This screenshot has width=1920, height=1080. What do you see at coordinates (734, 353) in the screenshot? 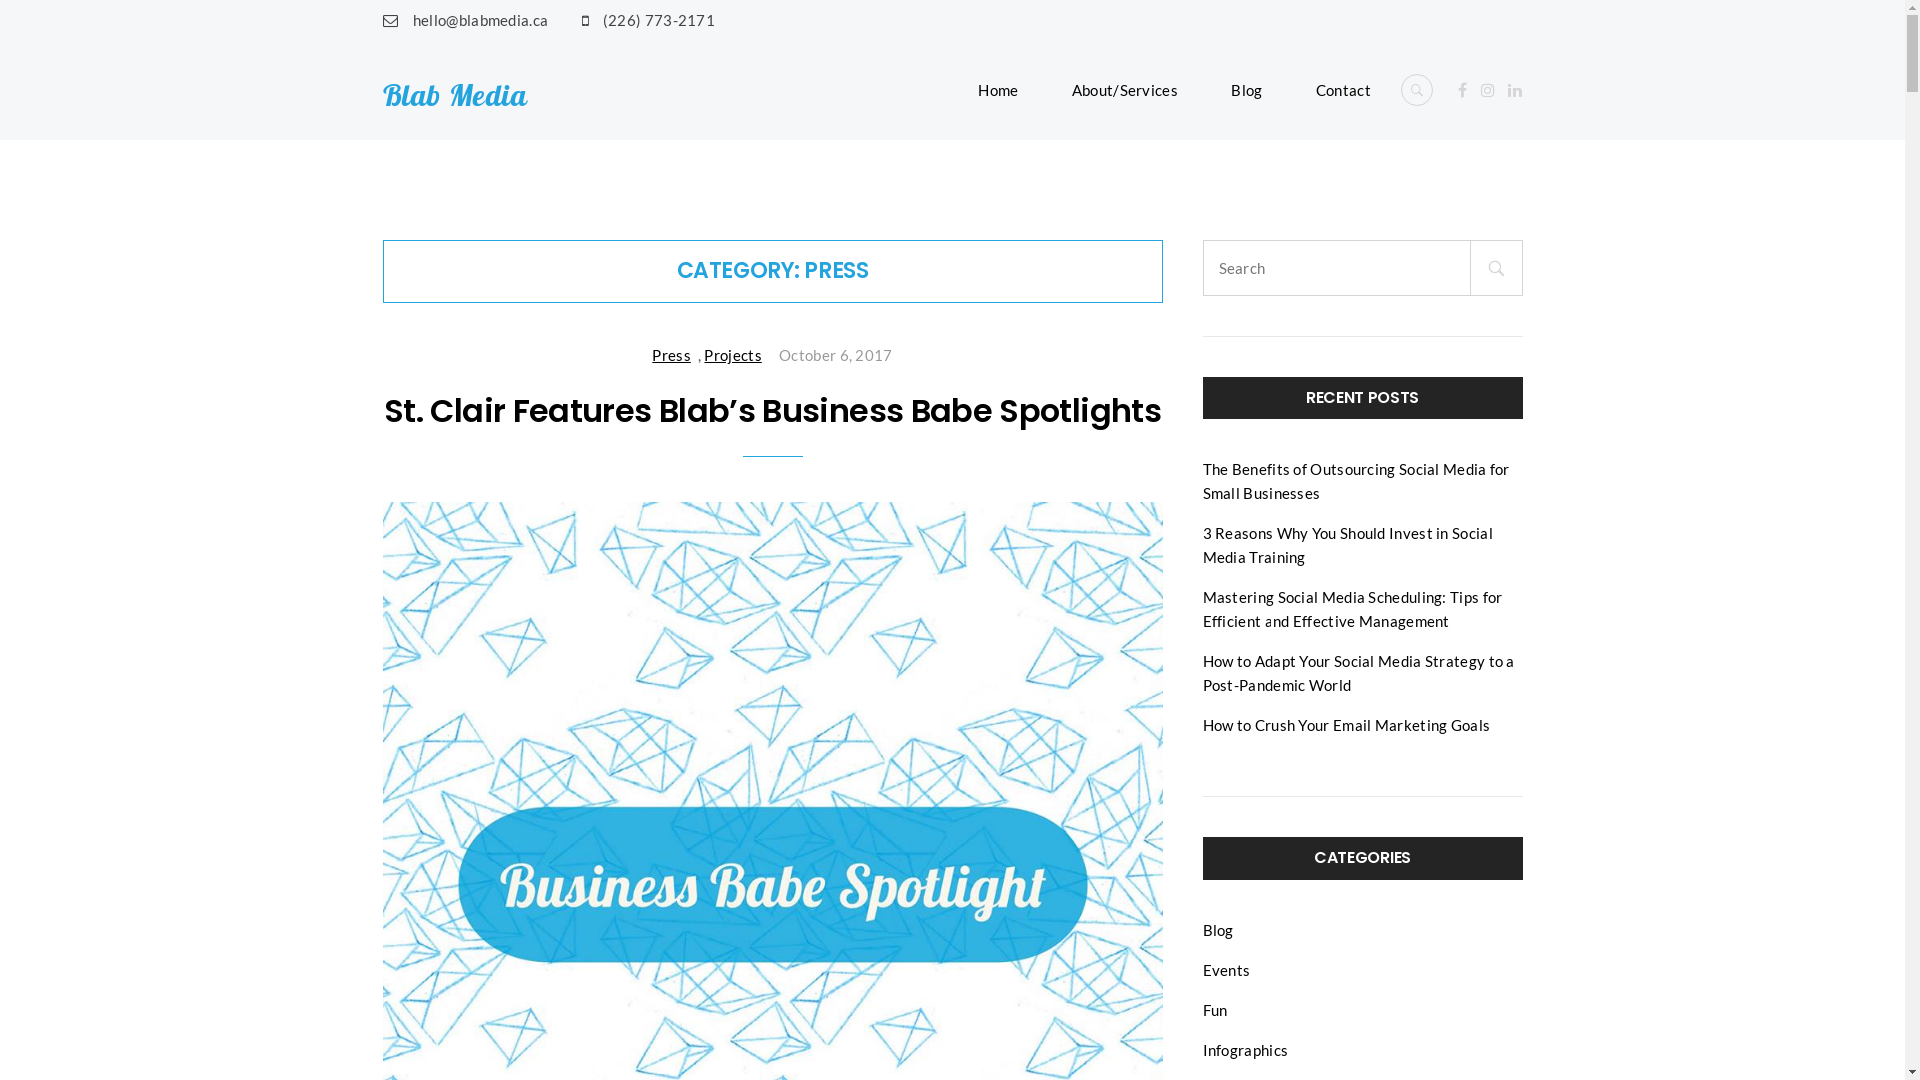
I see `'Projects'` at bounding box center [734, 353].